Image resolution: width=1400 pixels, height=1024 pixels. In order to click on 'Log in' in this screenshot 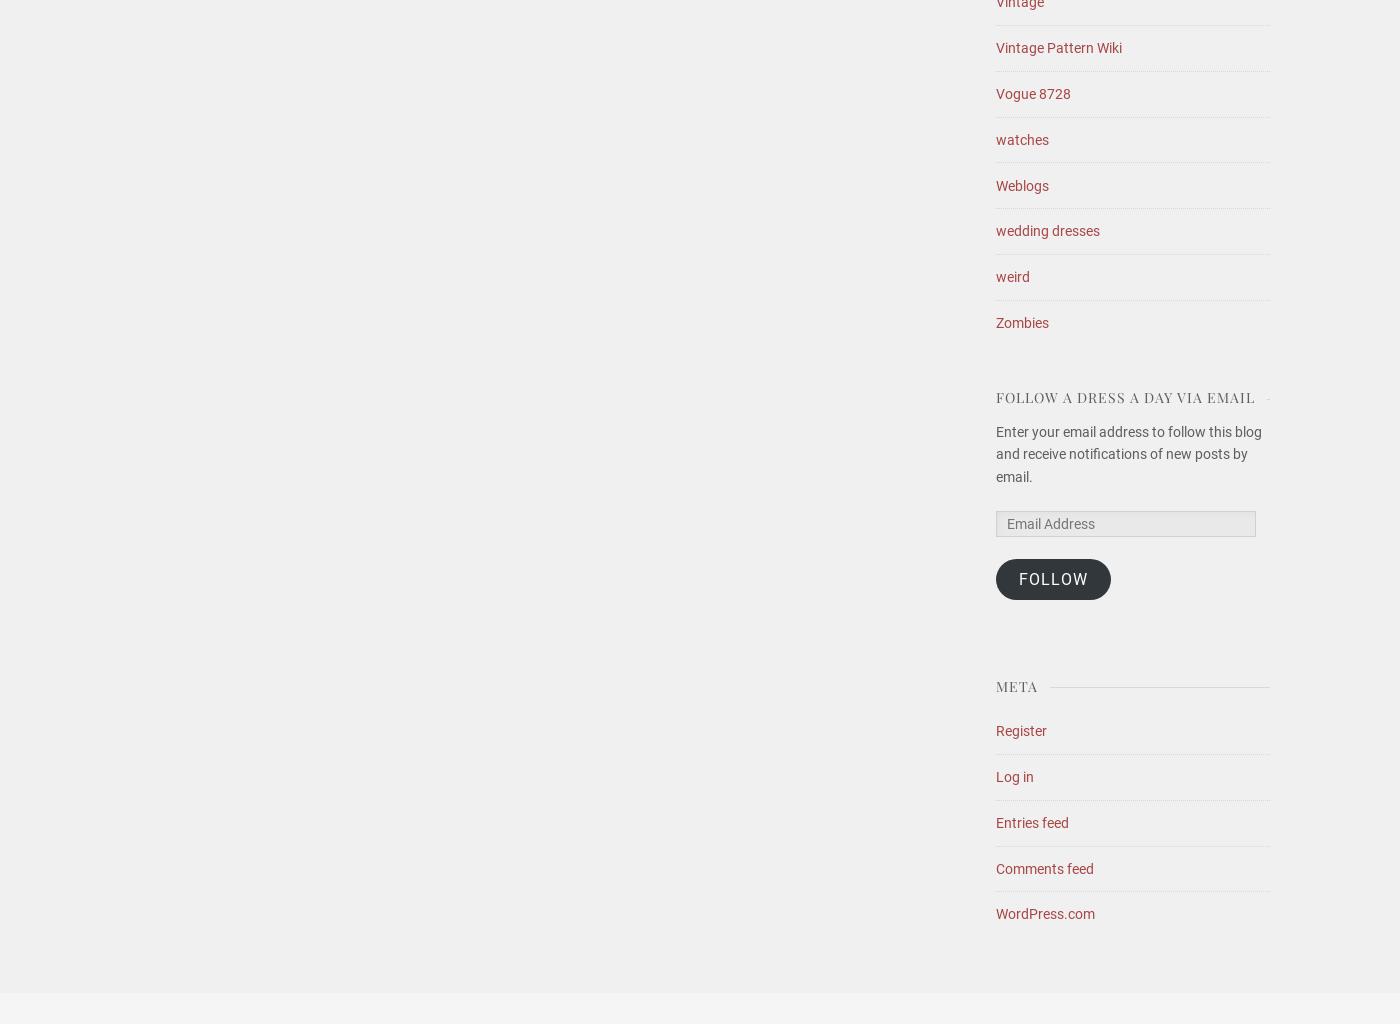, I will do `click(1015, 777)`.